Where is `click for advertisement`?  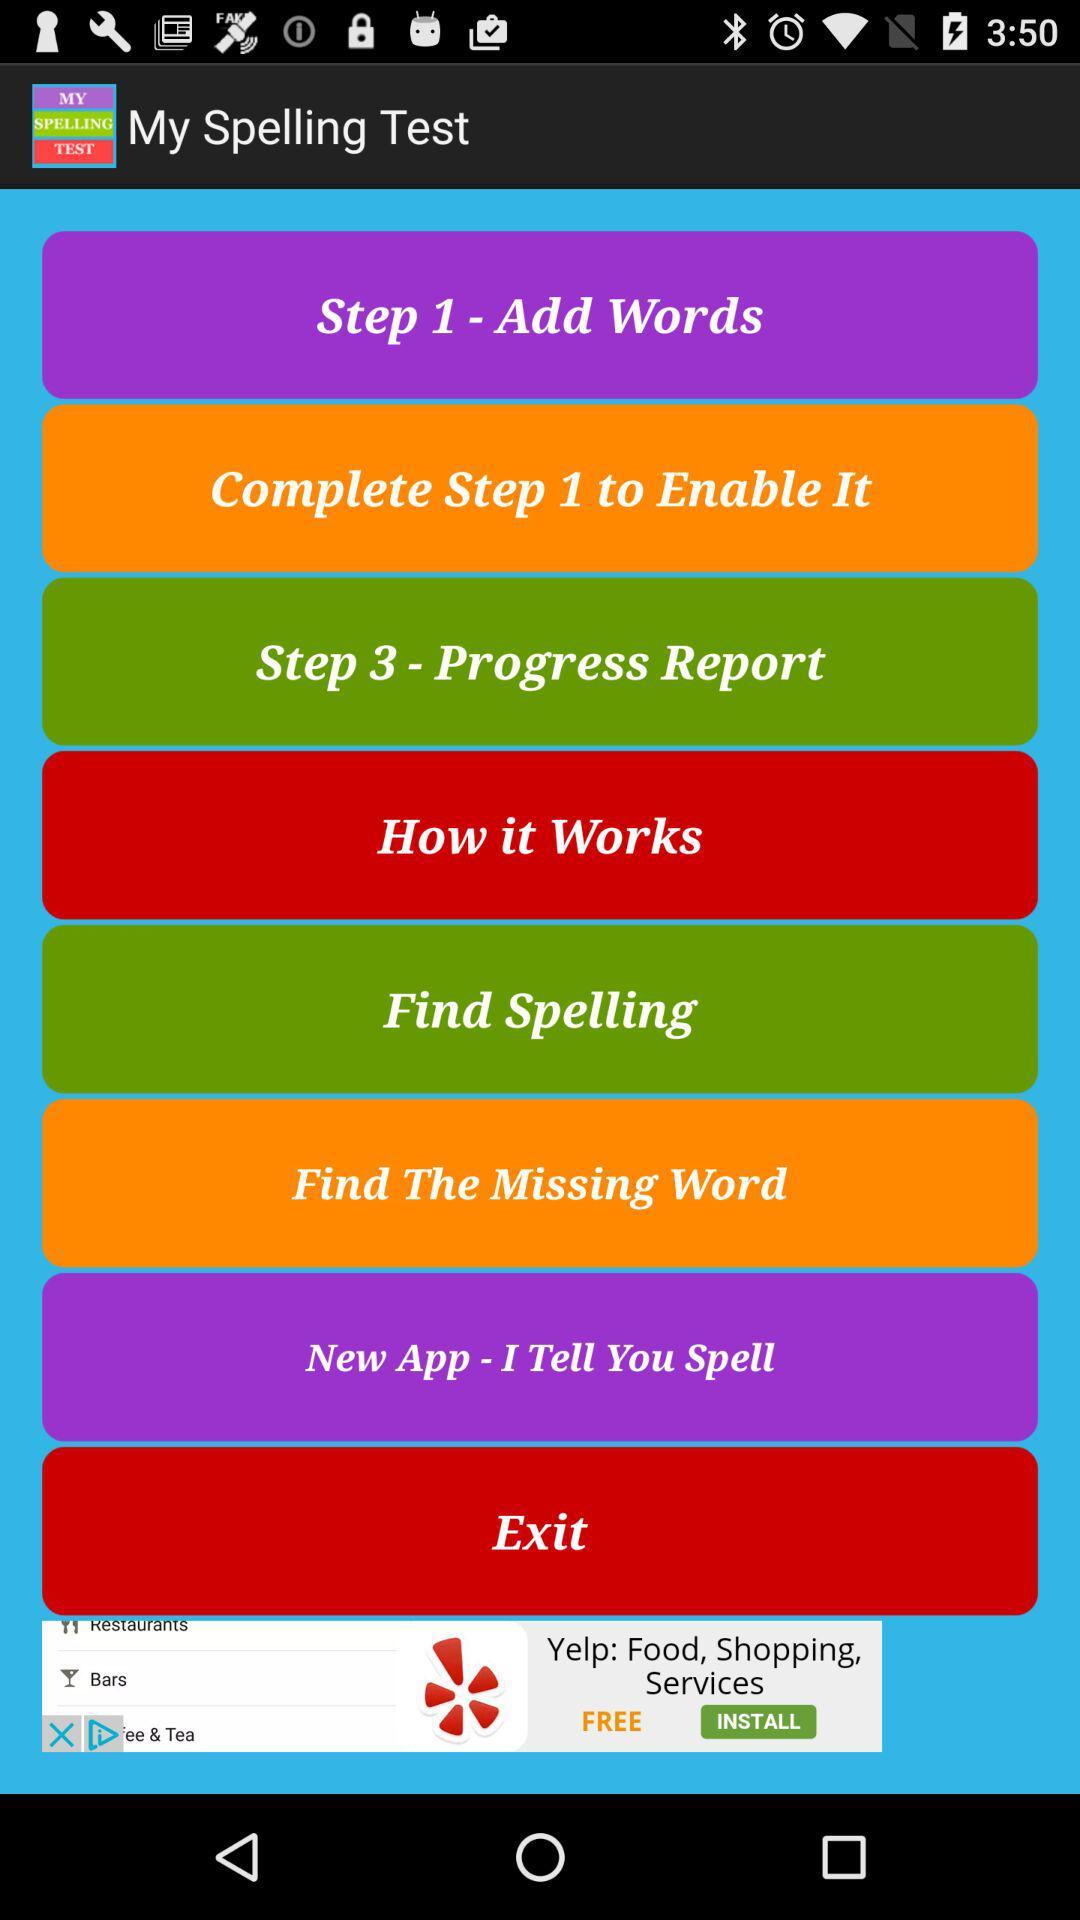 click for advertisement is located at coordinates (462, 1685).